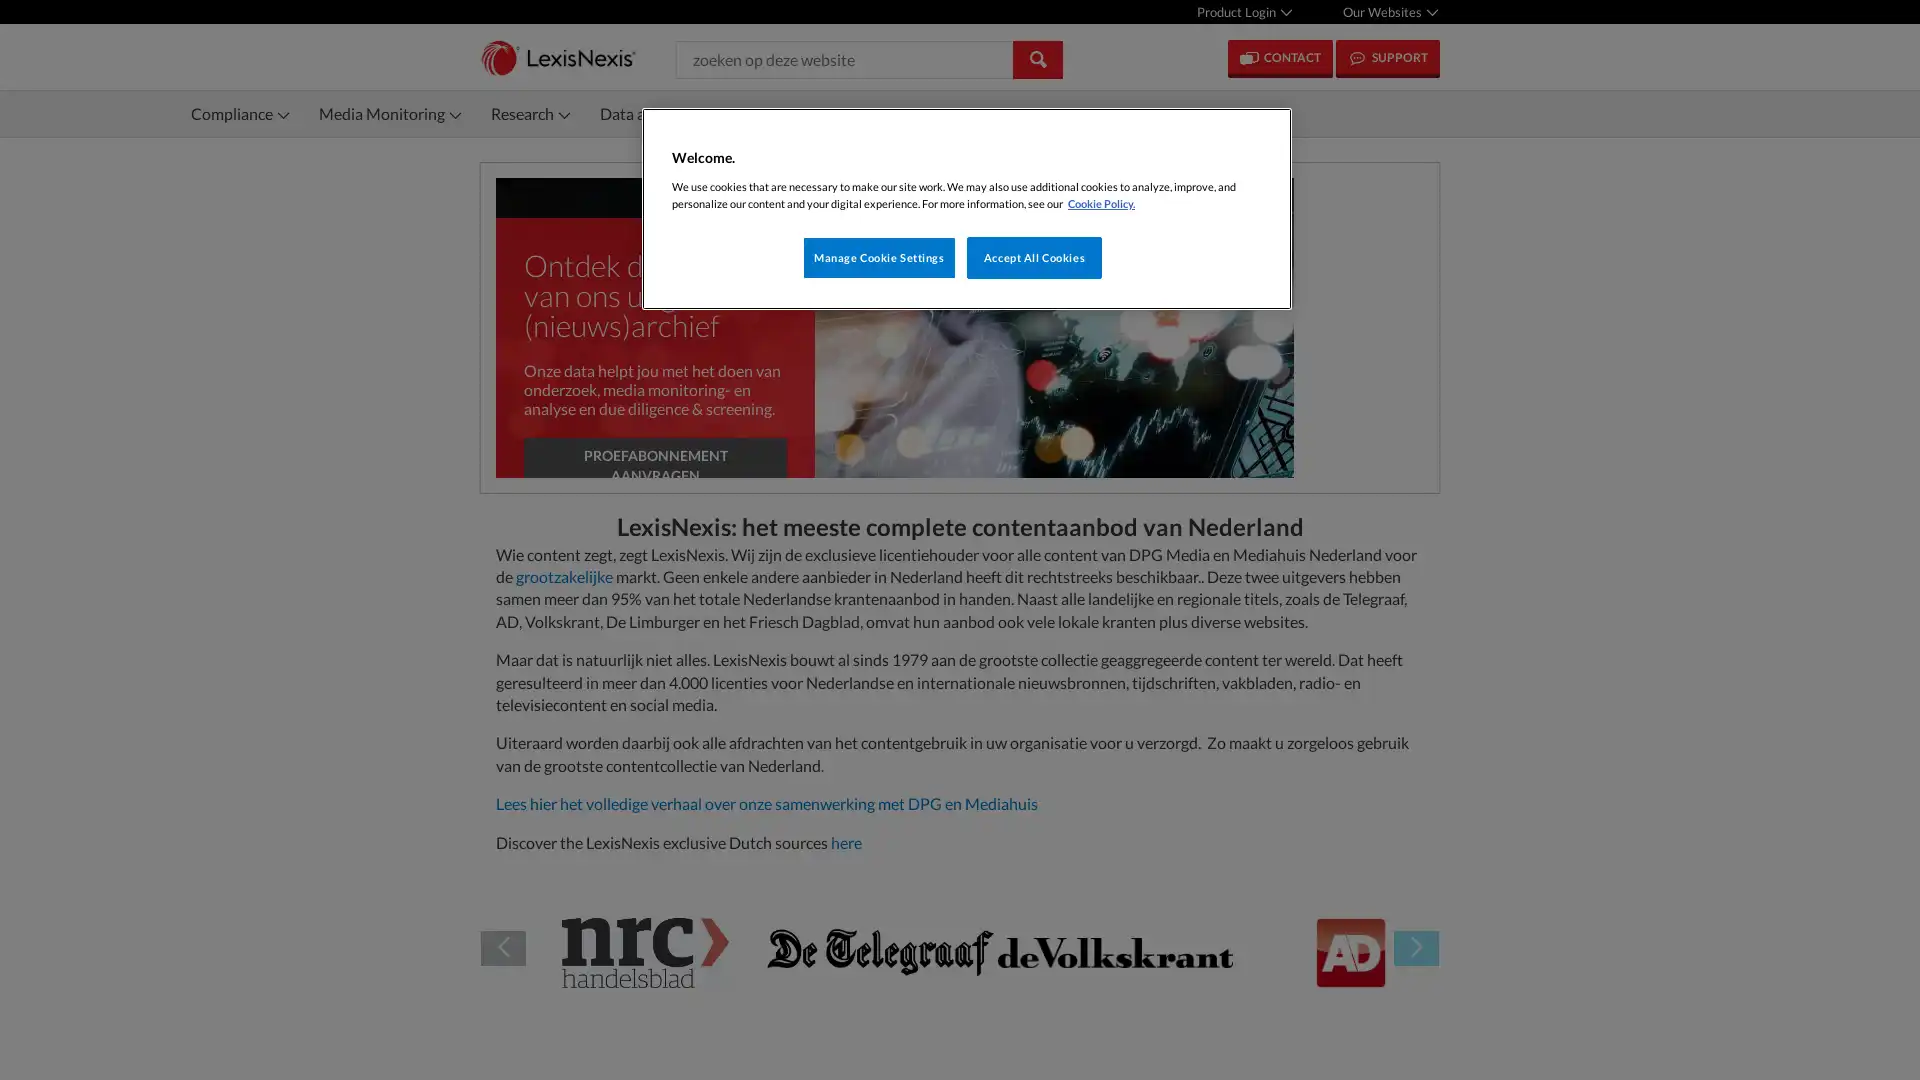  Describe the element at coordinates (1037, 57) in the screenshot. I see `Search` at that location.